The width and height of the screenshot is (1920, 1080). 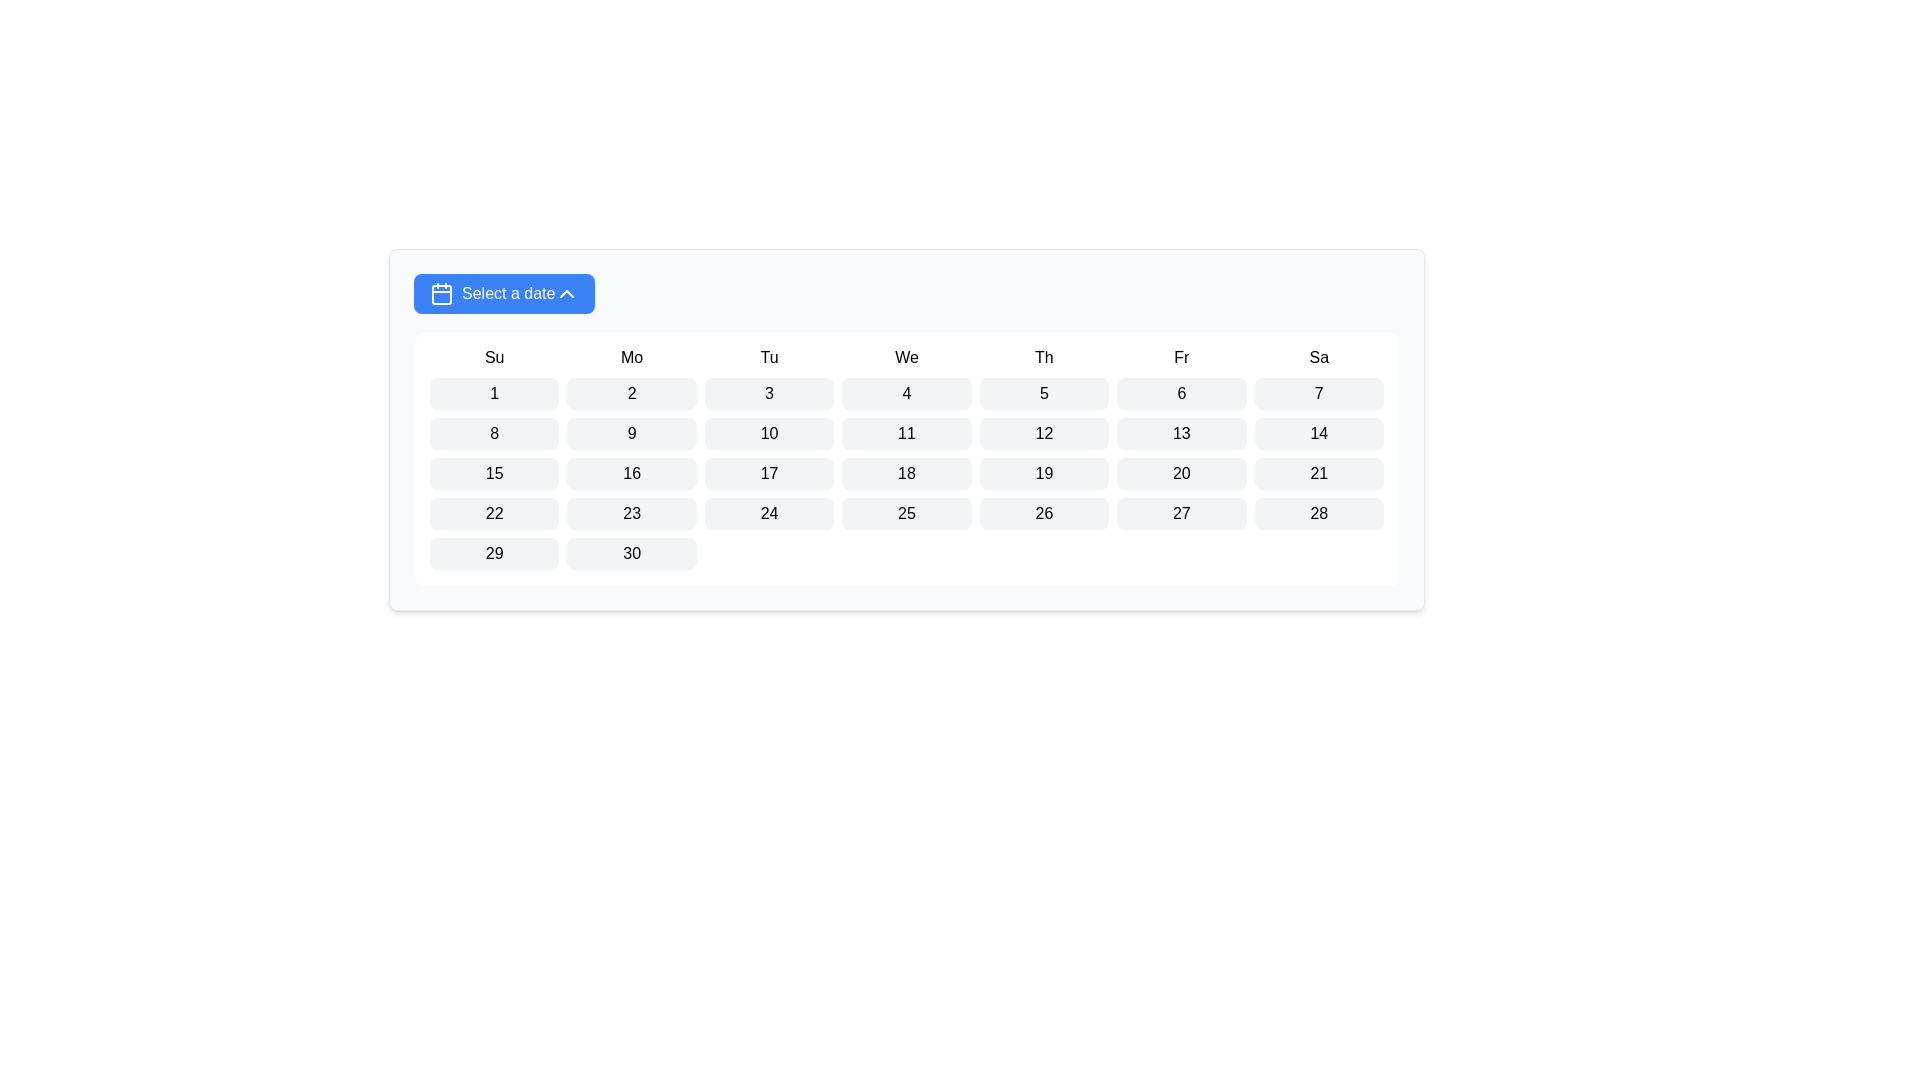 I want to click on the static text element representing the weekday 'Friday' in the calendar interface, so click(x=1181, y=357).